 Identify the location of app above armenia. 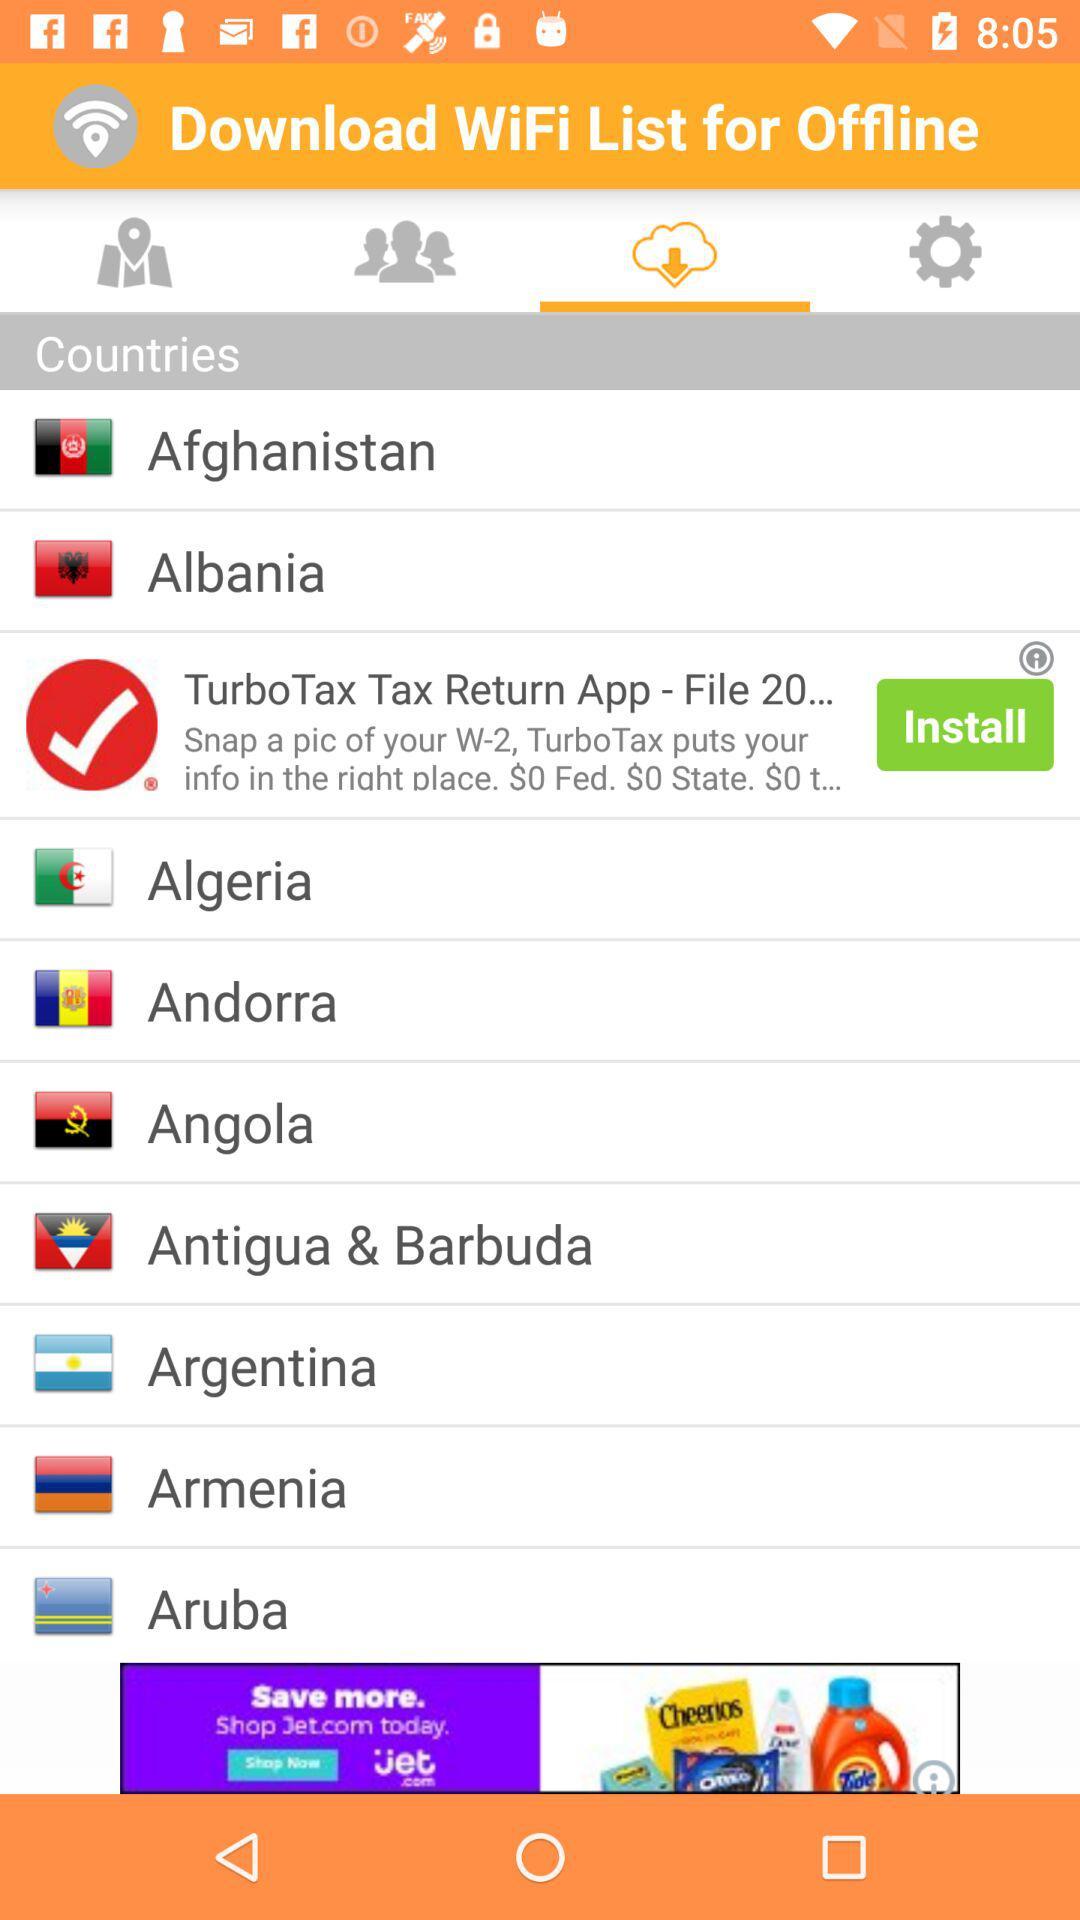
(278, 1363).